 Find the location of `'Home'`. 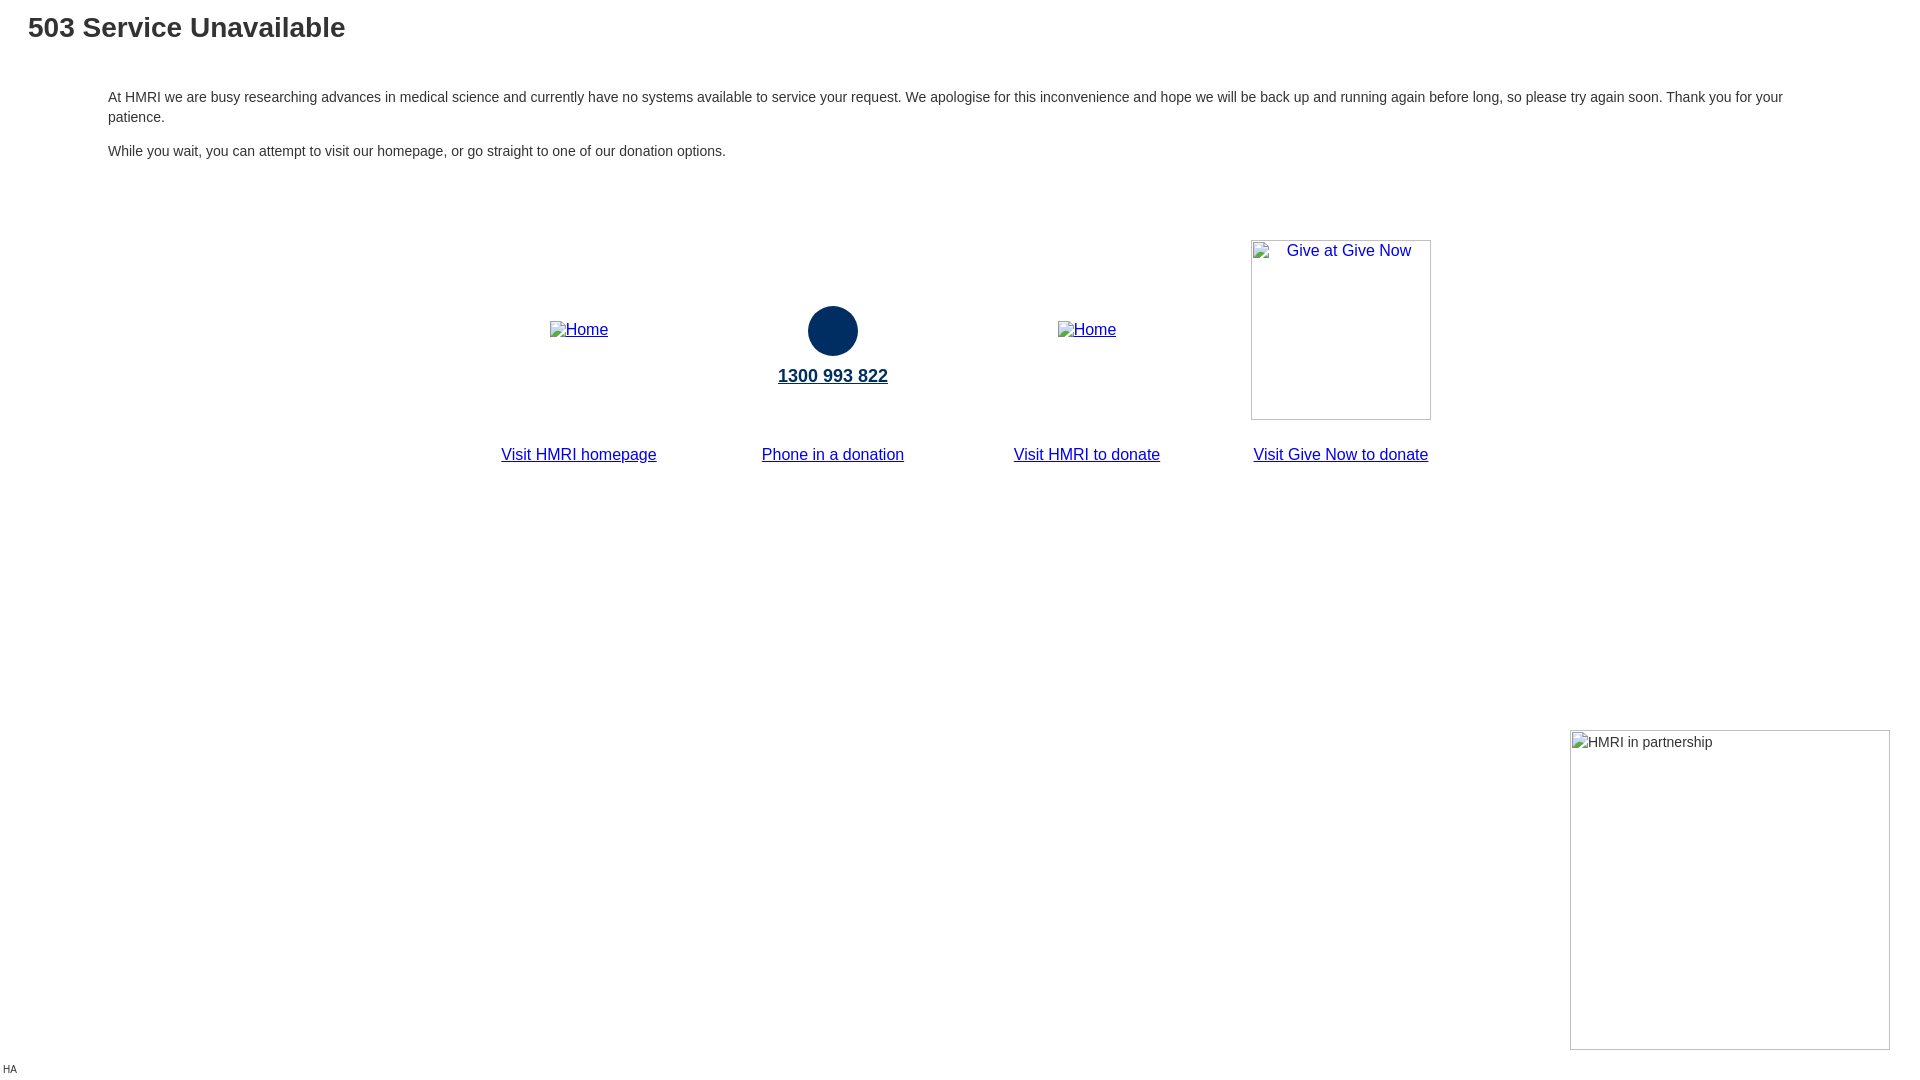

'Home' is located at coordinates (578, 328).